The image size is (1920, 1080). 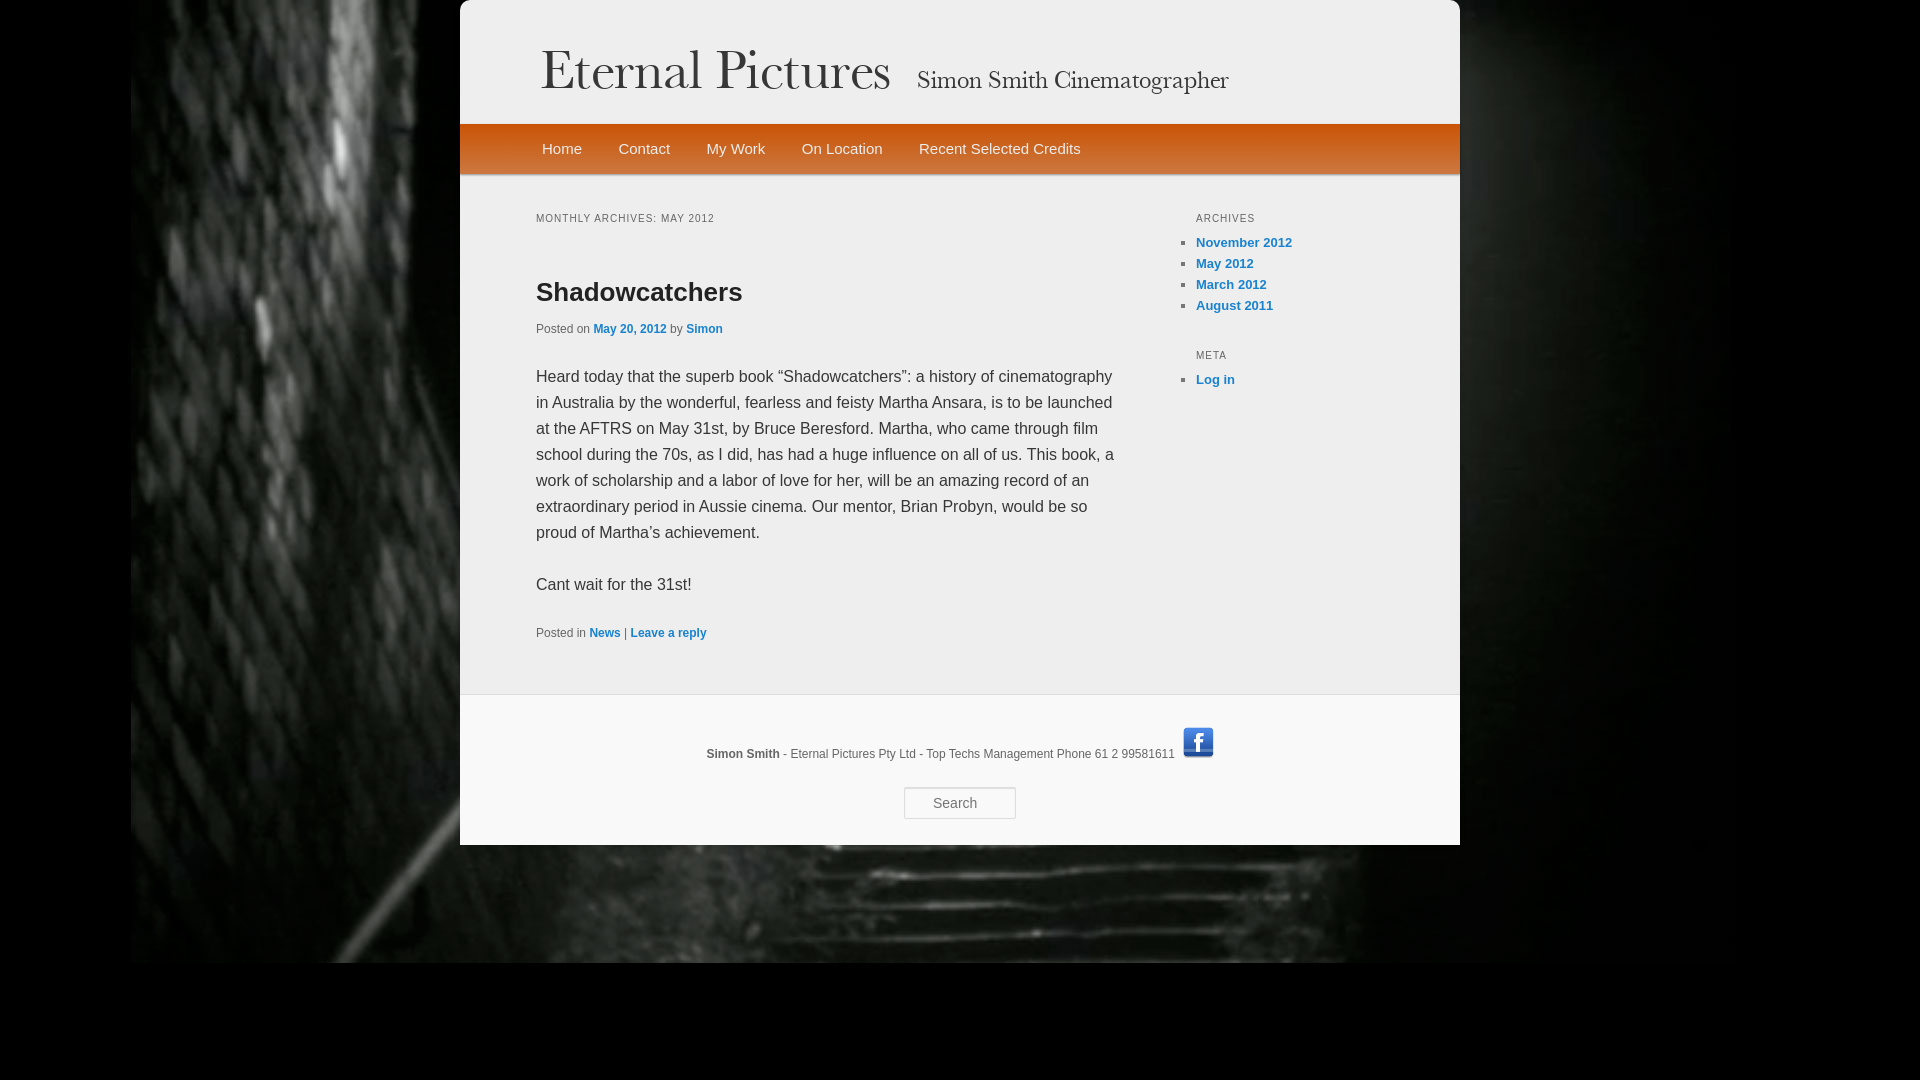 I want to click on 'Search', so click(x=32, y=11).